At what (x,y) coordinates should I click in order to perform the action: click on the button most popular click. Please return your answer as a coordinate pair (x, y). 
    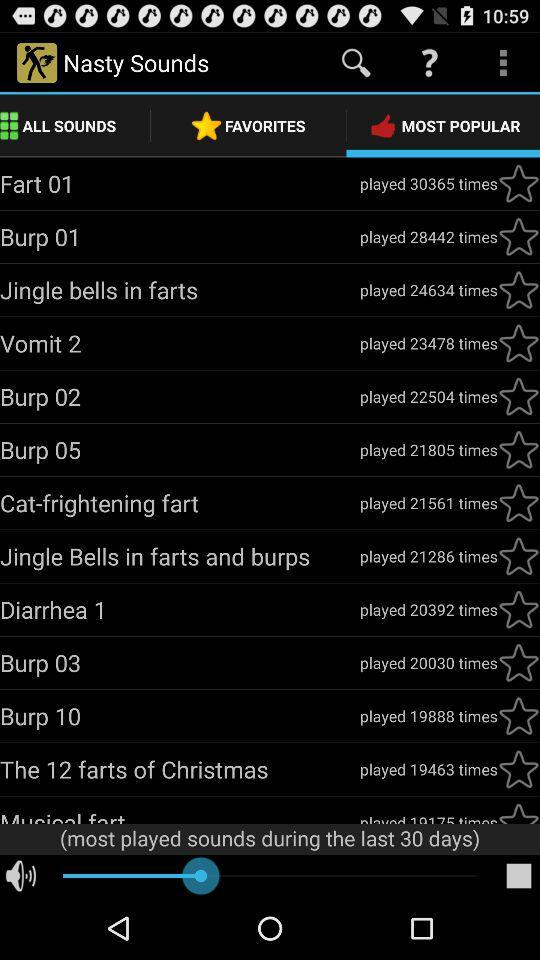
    Looking at the image, I should click on (518, 716).